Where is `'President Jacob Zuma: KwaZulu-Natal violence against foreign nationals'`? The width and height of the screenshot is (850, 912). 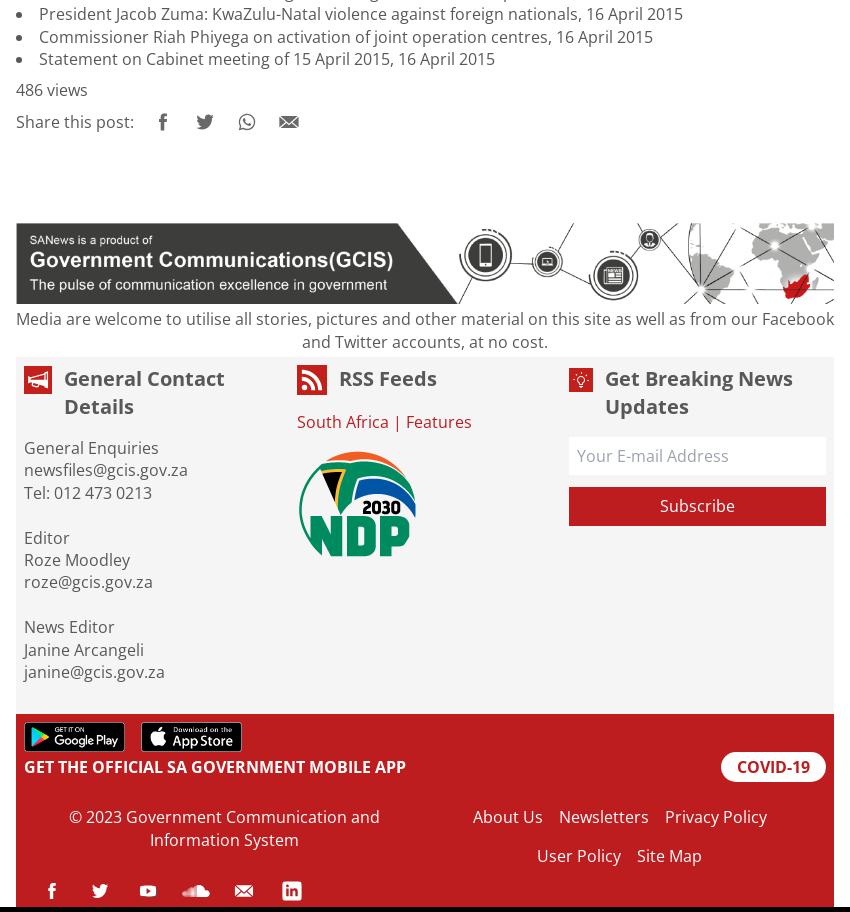
'President Jacob Zuma: KwaZulu-Natal violence against foreign nationals' is located at coordinates (38, 14).